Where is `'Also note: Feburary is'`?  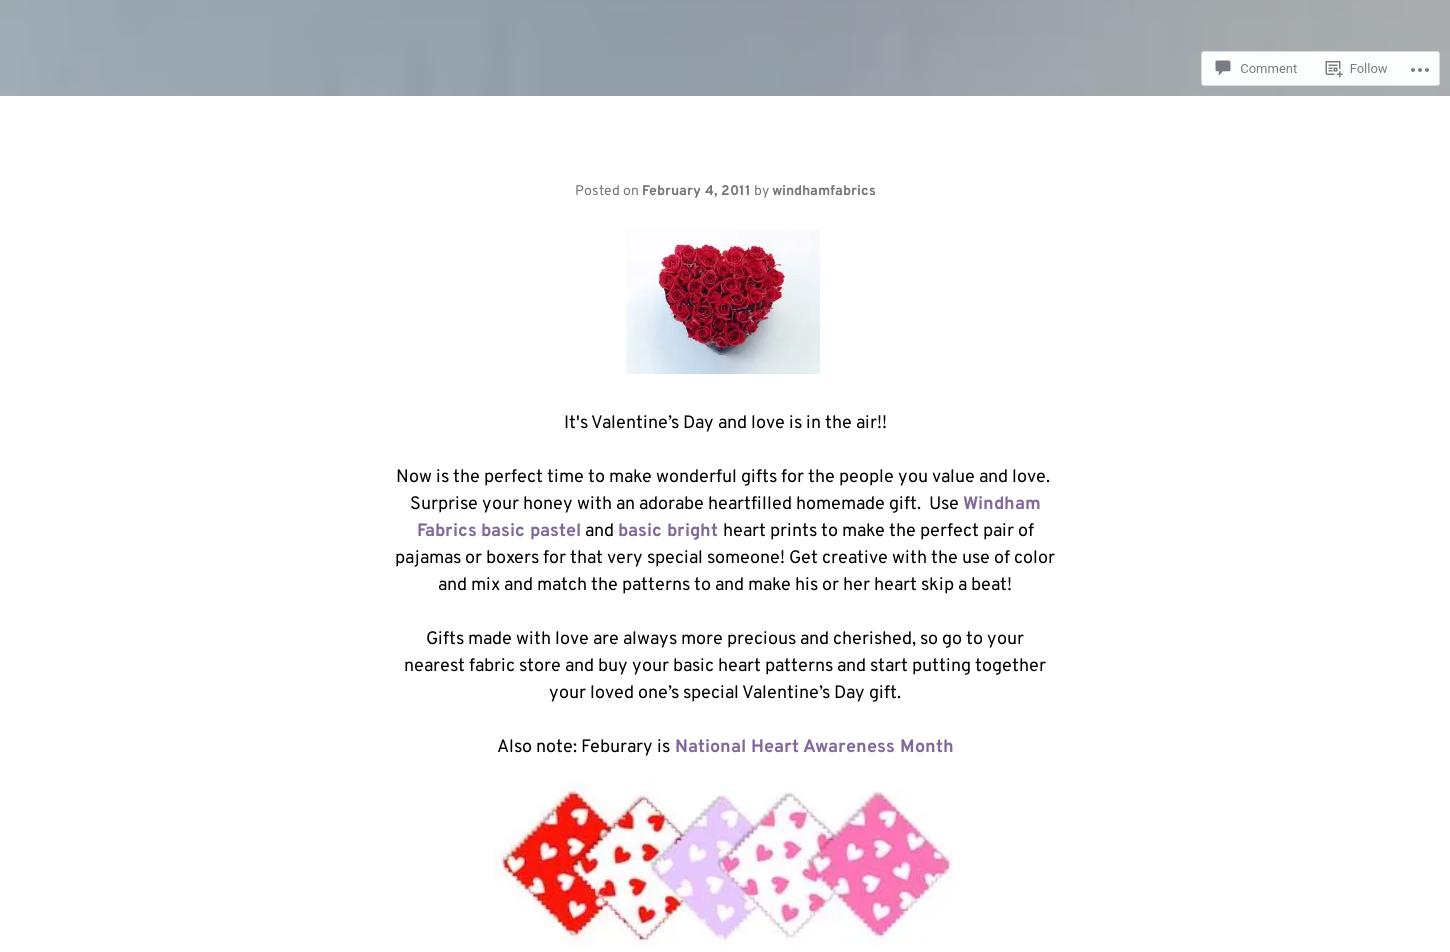 'Also note: Feburary is' is located at coordinates (582, 746).